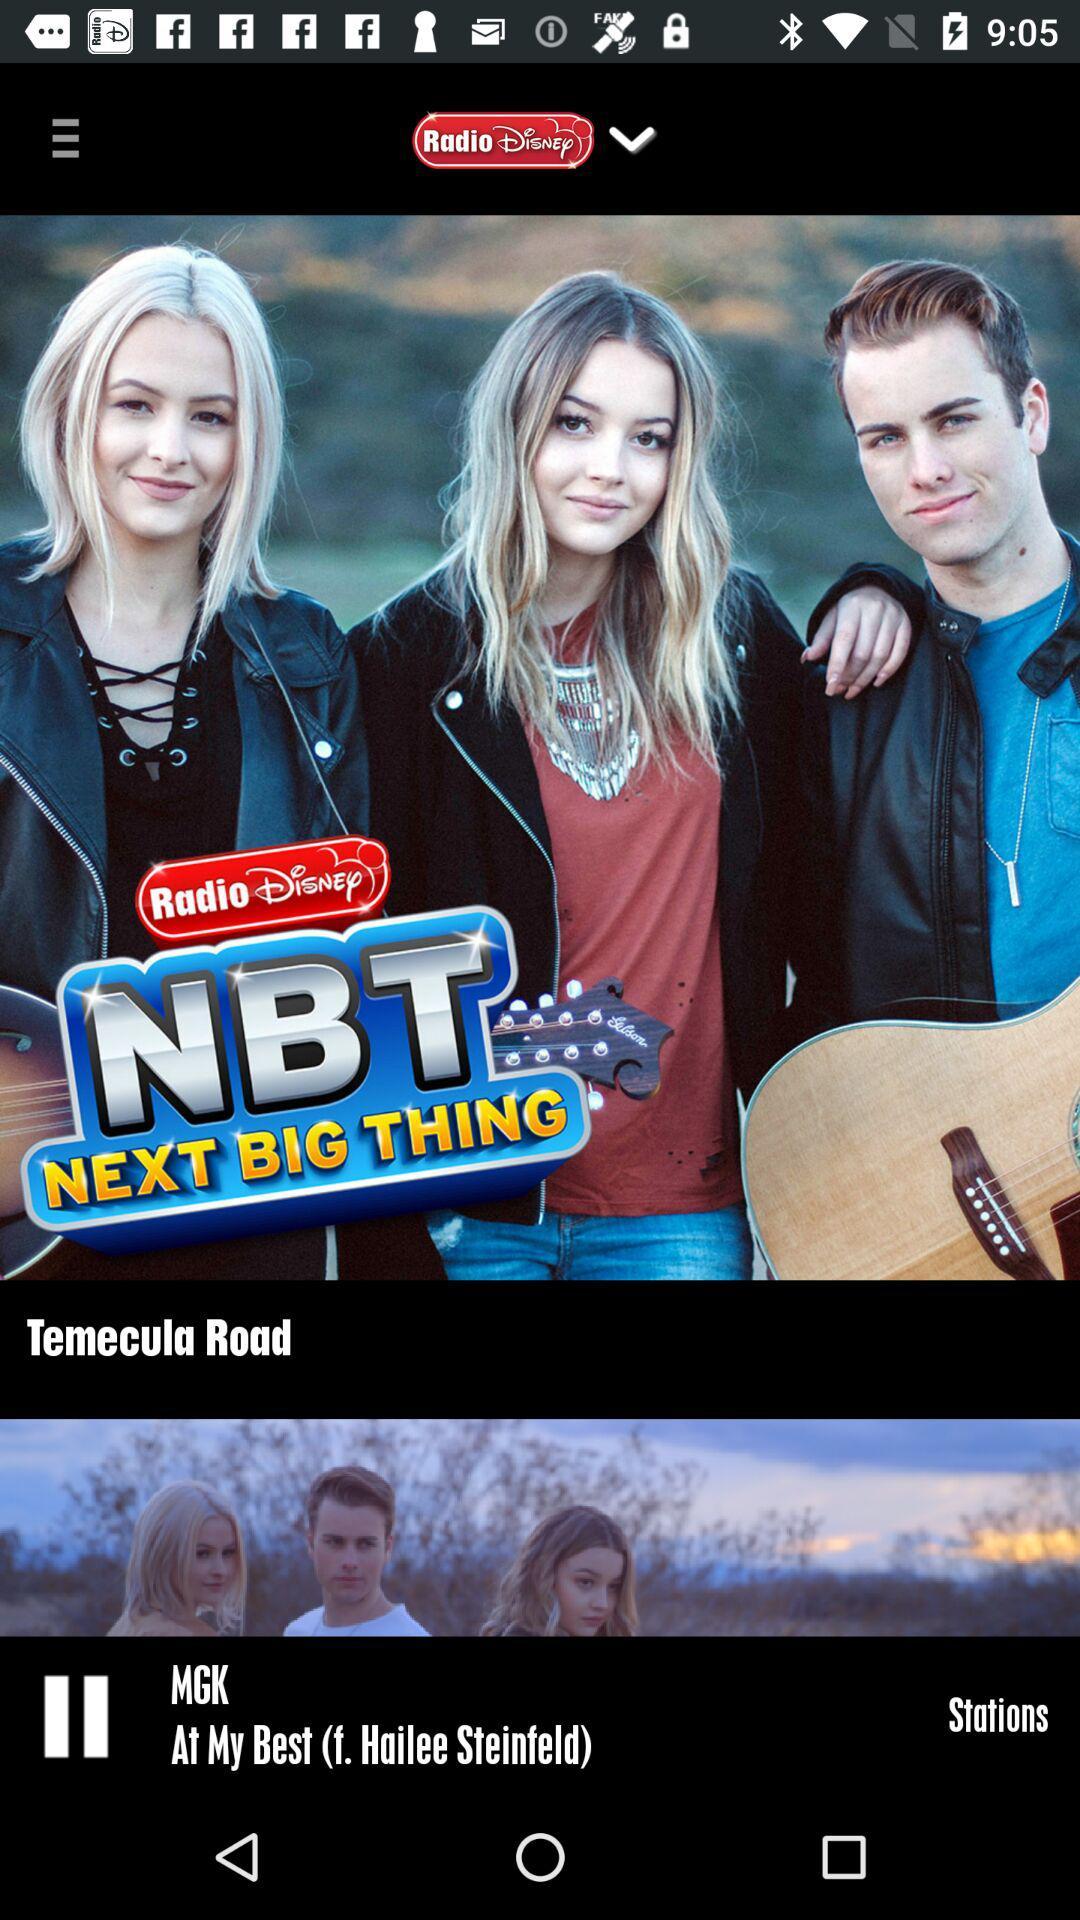 This screenshot has width=1080, height=1920. Describe the element at coordinates (998, 1713) in the screenshot. I see `the icon to the right of the mgk` at that location.